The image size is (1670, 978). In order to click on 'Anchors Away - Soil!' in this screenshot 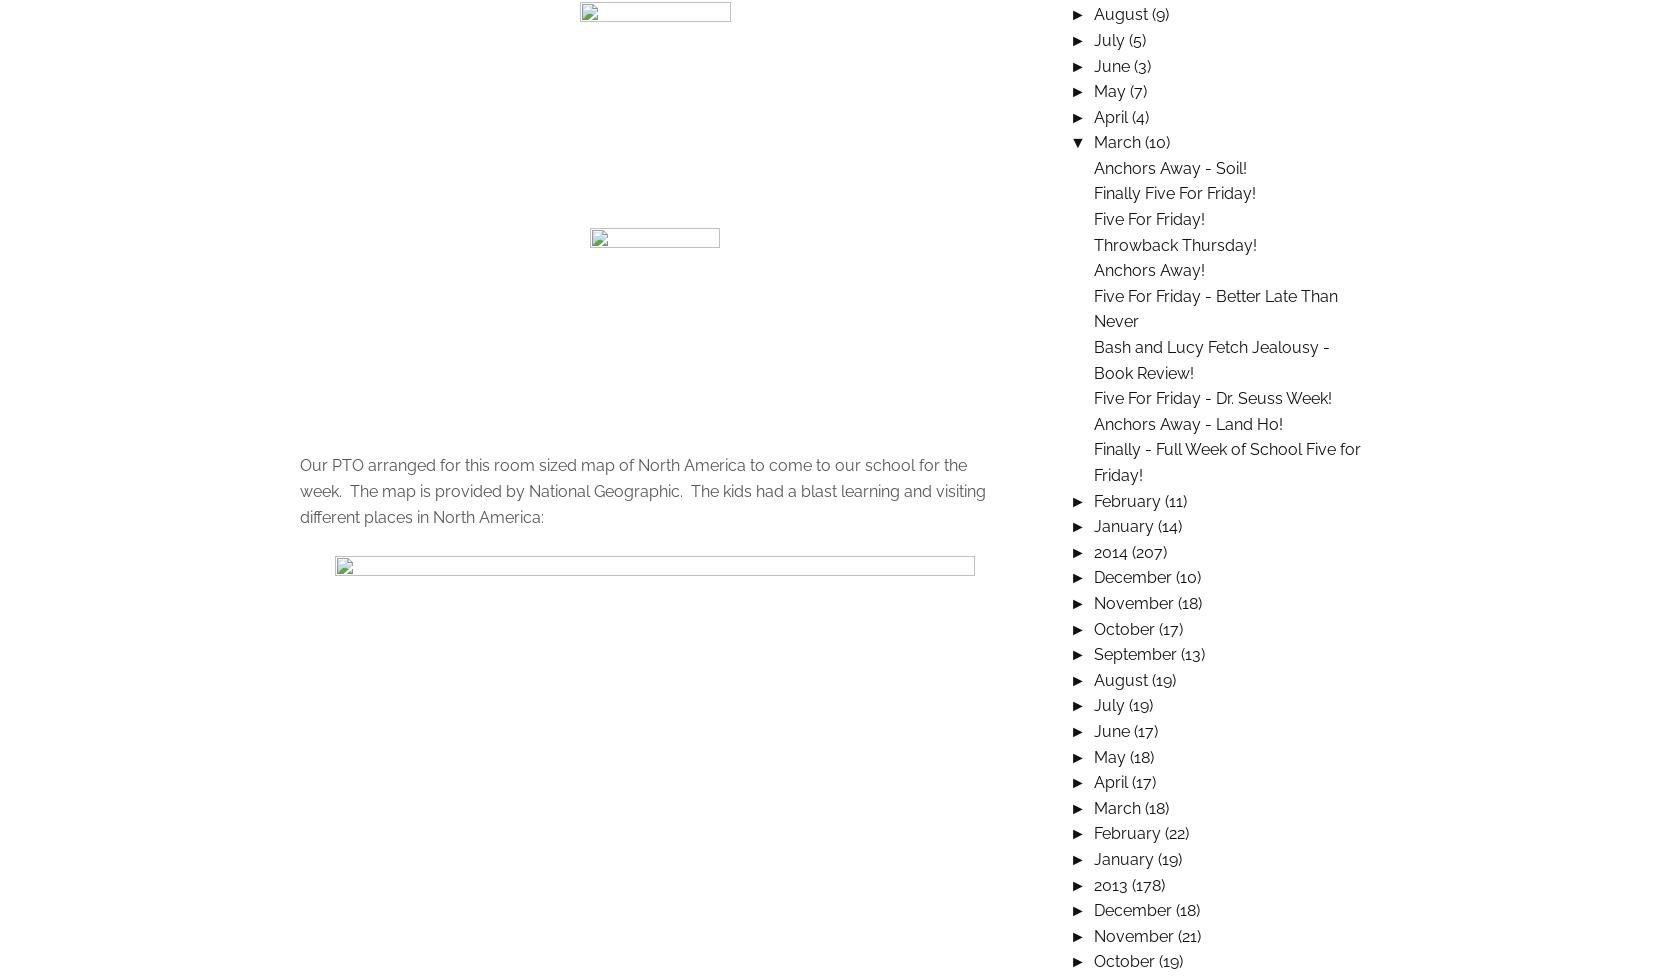, I will do `click(1170, 167)`.